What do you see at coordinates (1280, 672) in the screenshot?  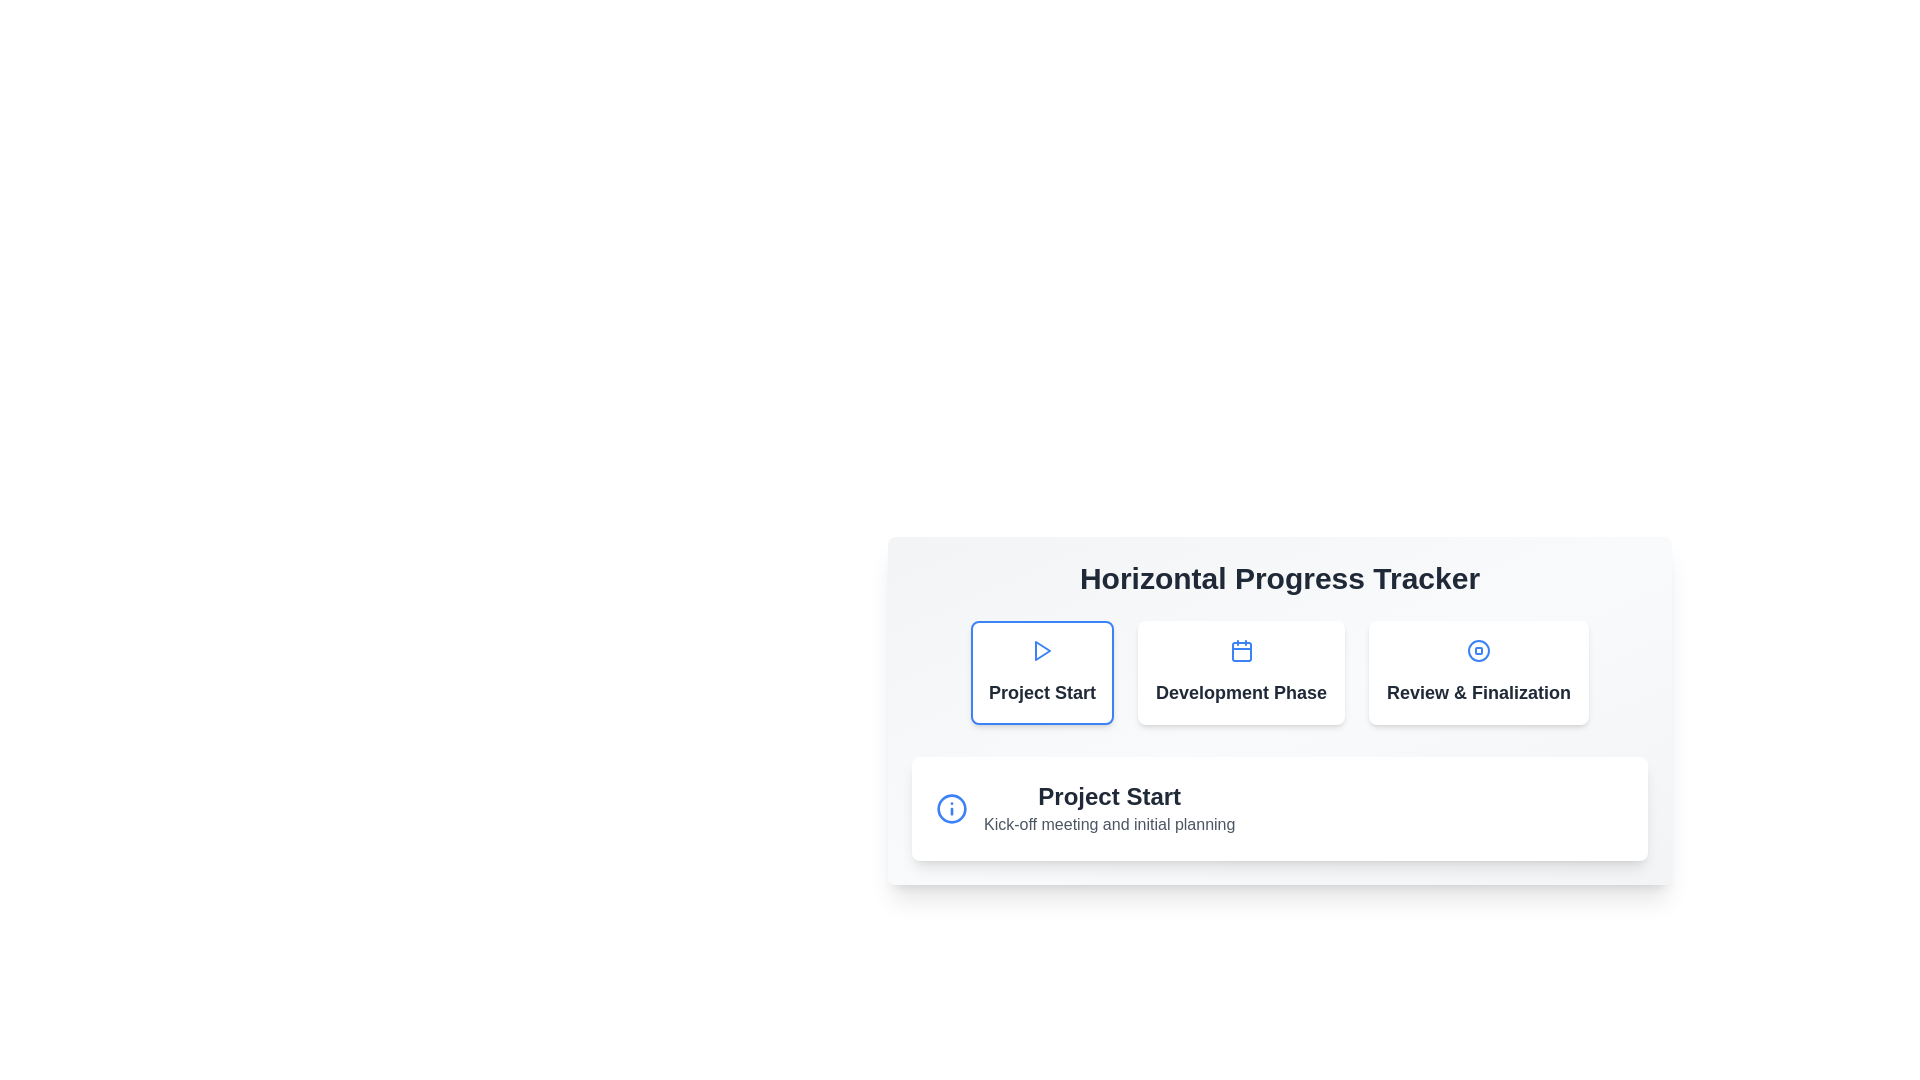 I see `the 'Development Phase' clickable card in the 'Horizontal Progress Tracker' section` at bounding box center [1280, 672].